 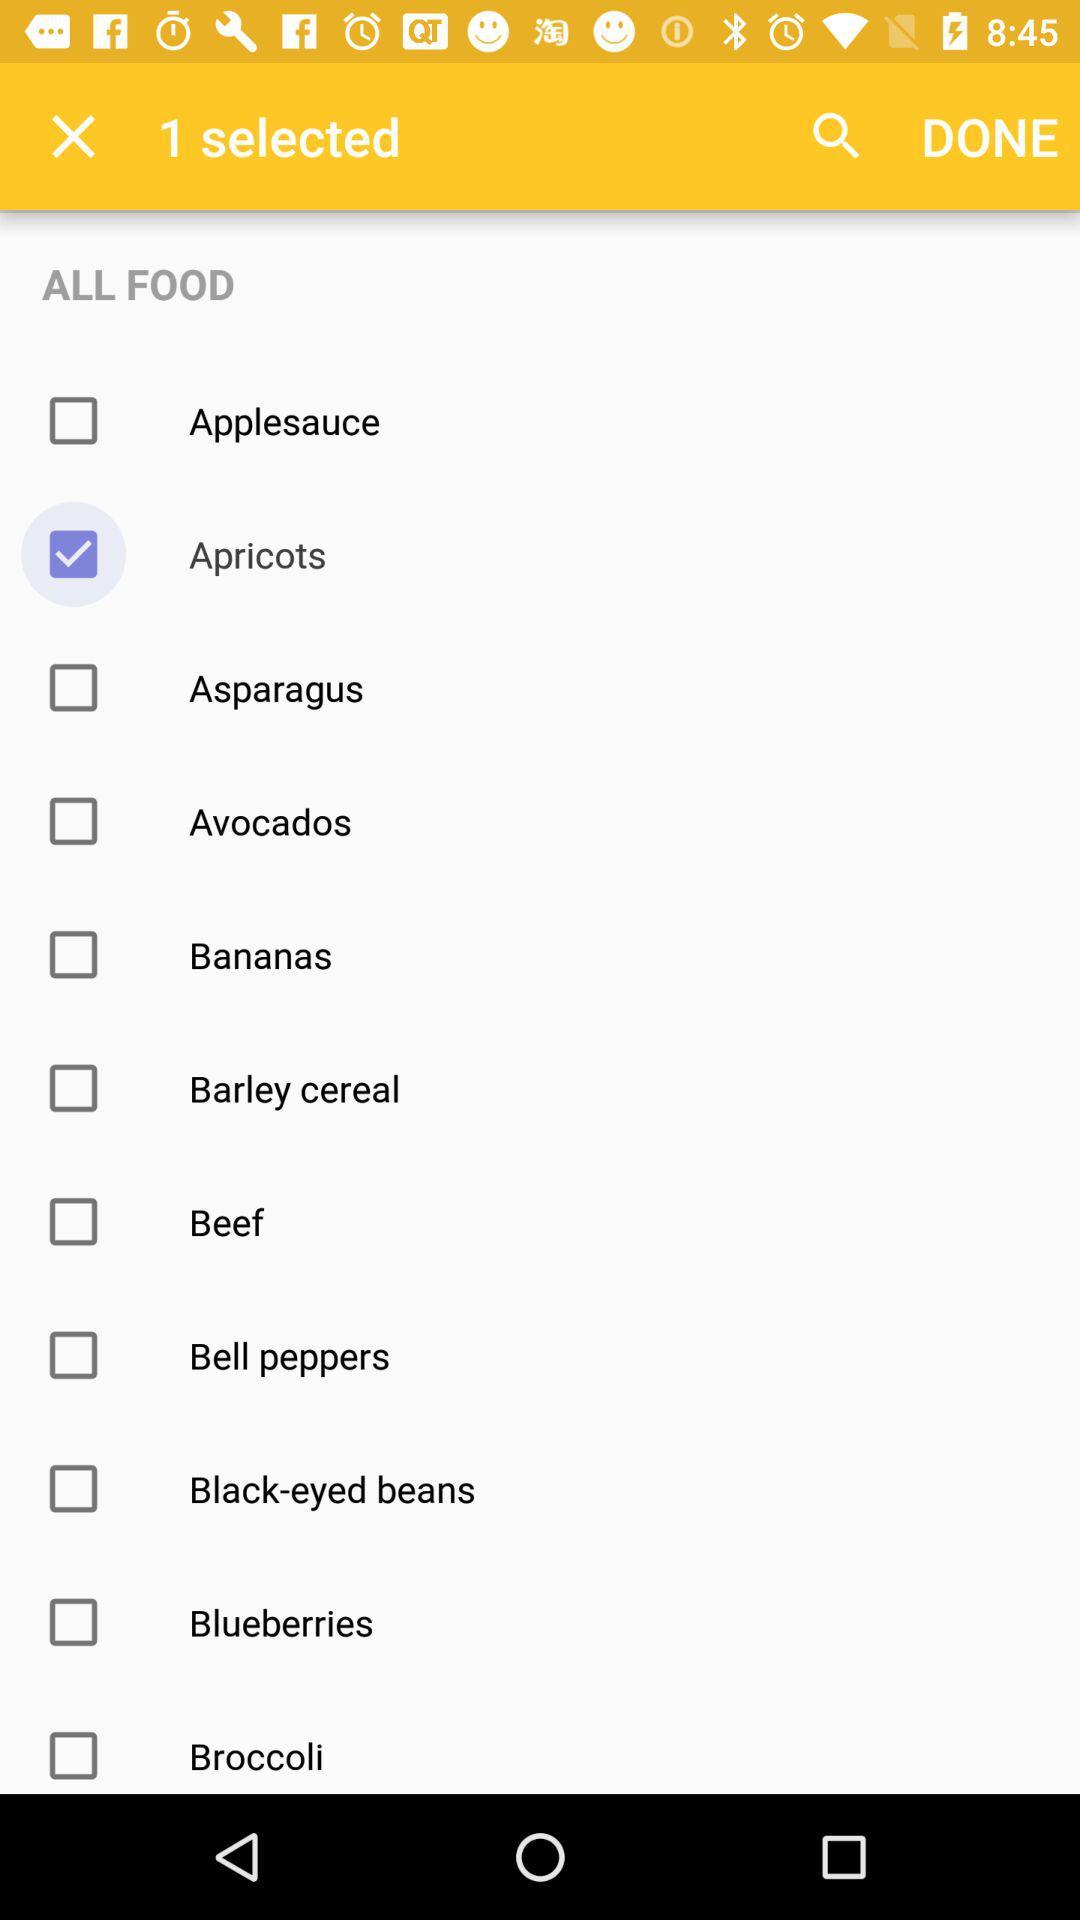 What do you see at coordinates (837, 135) in the screenshot?
I see `icon next to done icon` at bounding box center [837, 135].